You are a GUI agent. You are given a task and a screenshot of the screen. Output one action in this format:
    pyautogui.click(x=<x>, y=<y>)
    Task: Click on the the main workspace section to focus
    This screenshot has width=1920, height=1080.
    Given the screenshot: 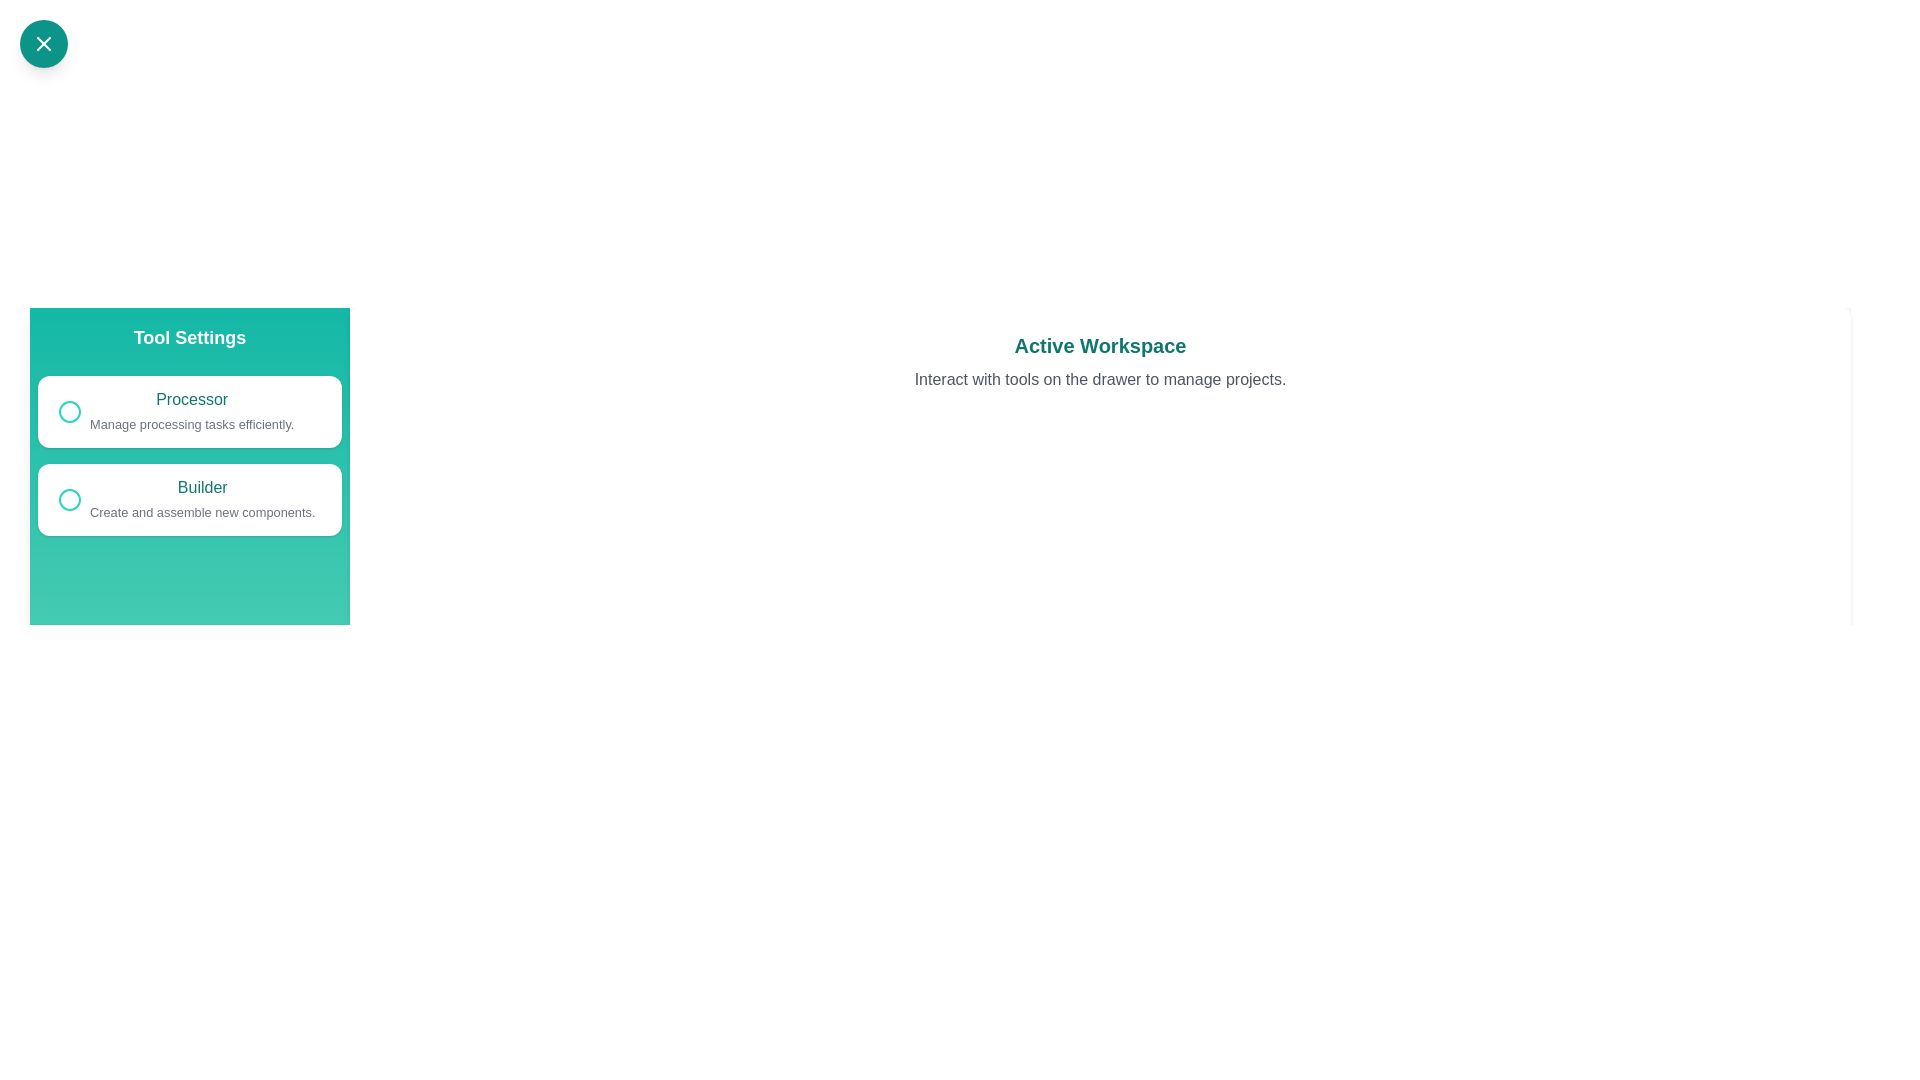 What is the action you would take?
    pyautogui.click(x=1099, y=848)
    